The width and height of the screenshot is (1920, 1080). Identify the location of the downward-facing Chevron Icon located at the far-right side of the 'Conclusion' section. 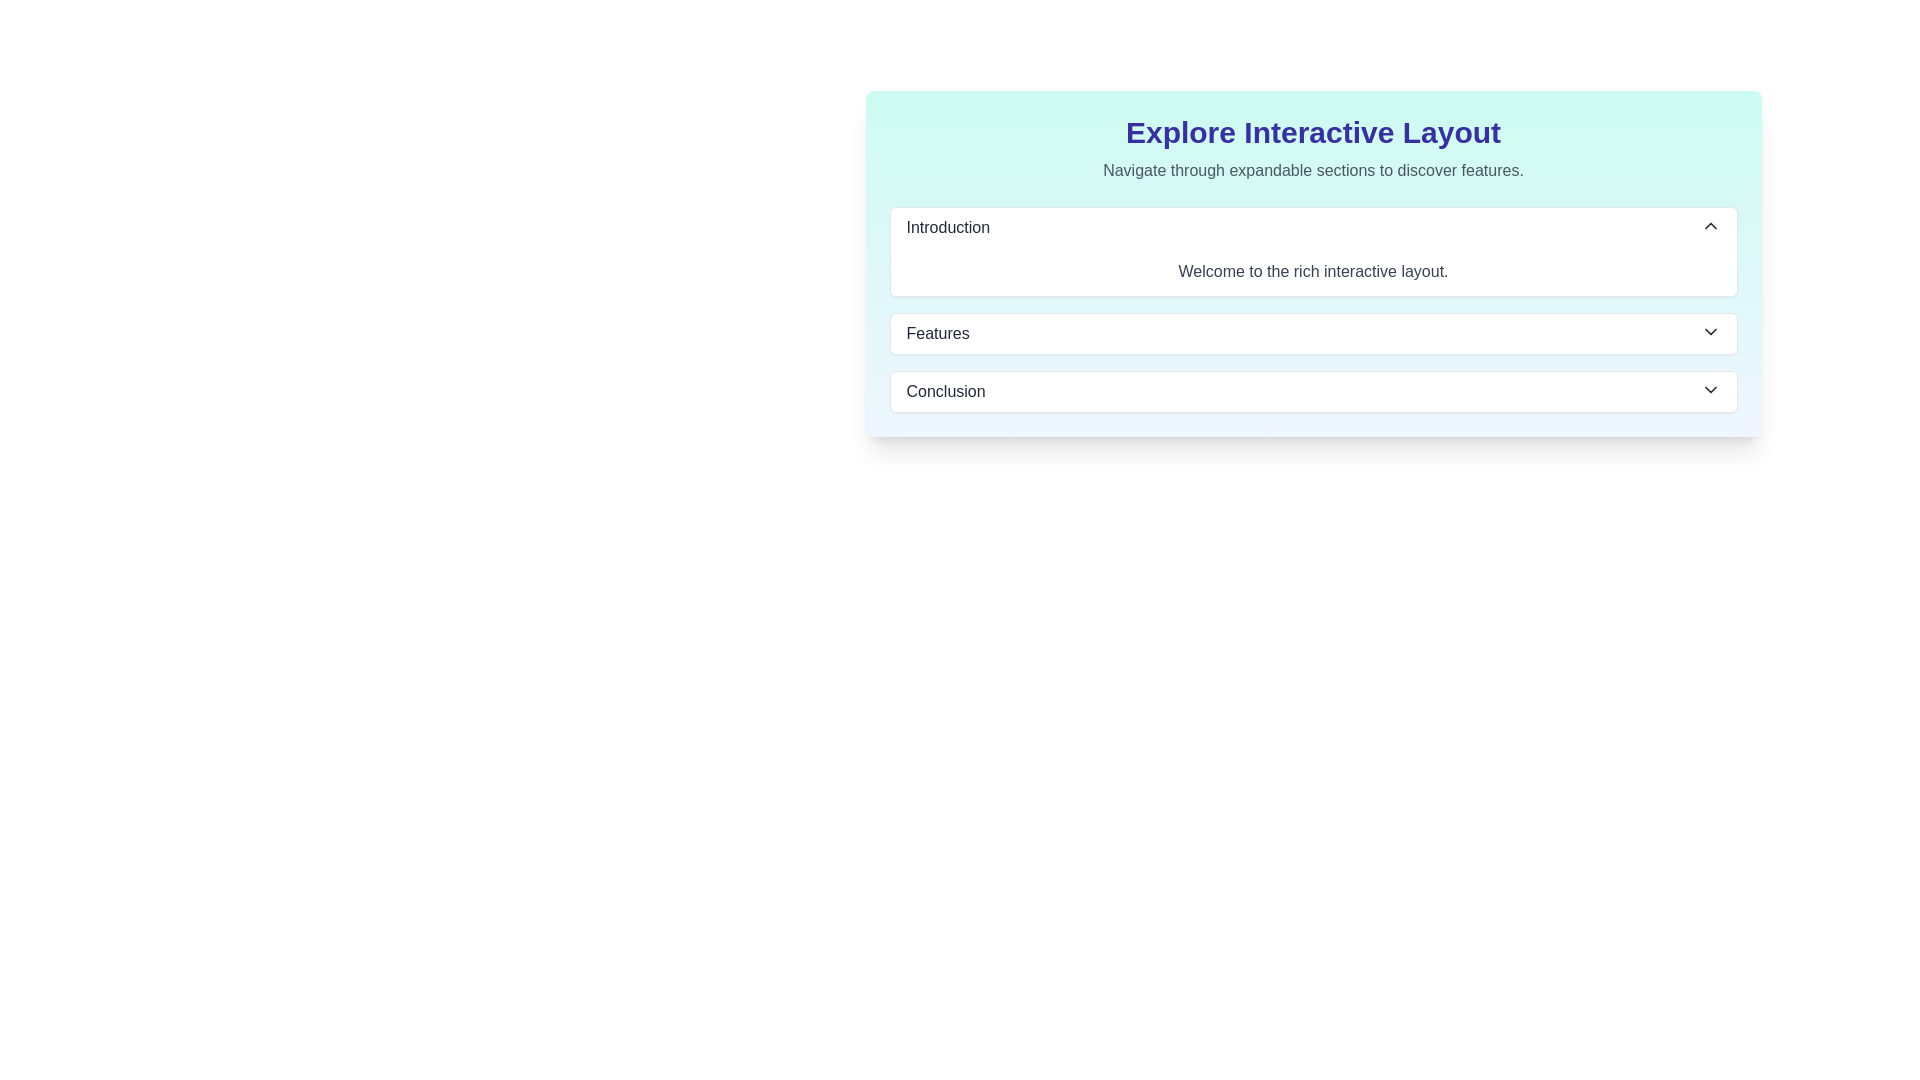
(1709, 389).